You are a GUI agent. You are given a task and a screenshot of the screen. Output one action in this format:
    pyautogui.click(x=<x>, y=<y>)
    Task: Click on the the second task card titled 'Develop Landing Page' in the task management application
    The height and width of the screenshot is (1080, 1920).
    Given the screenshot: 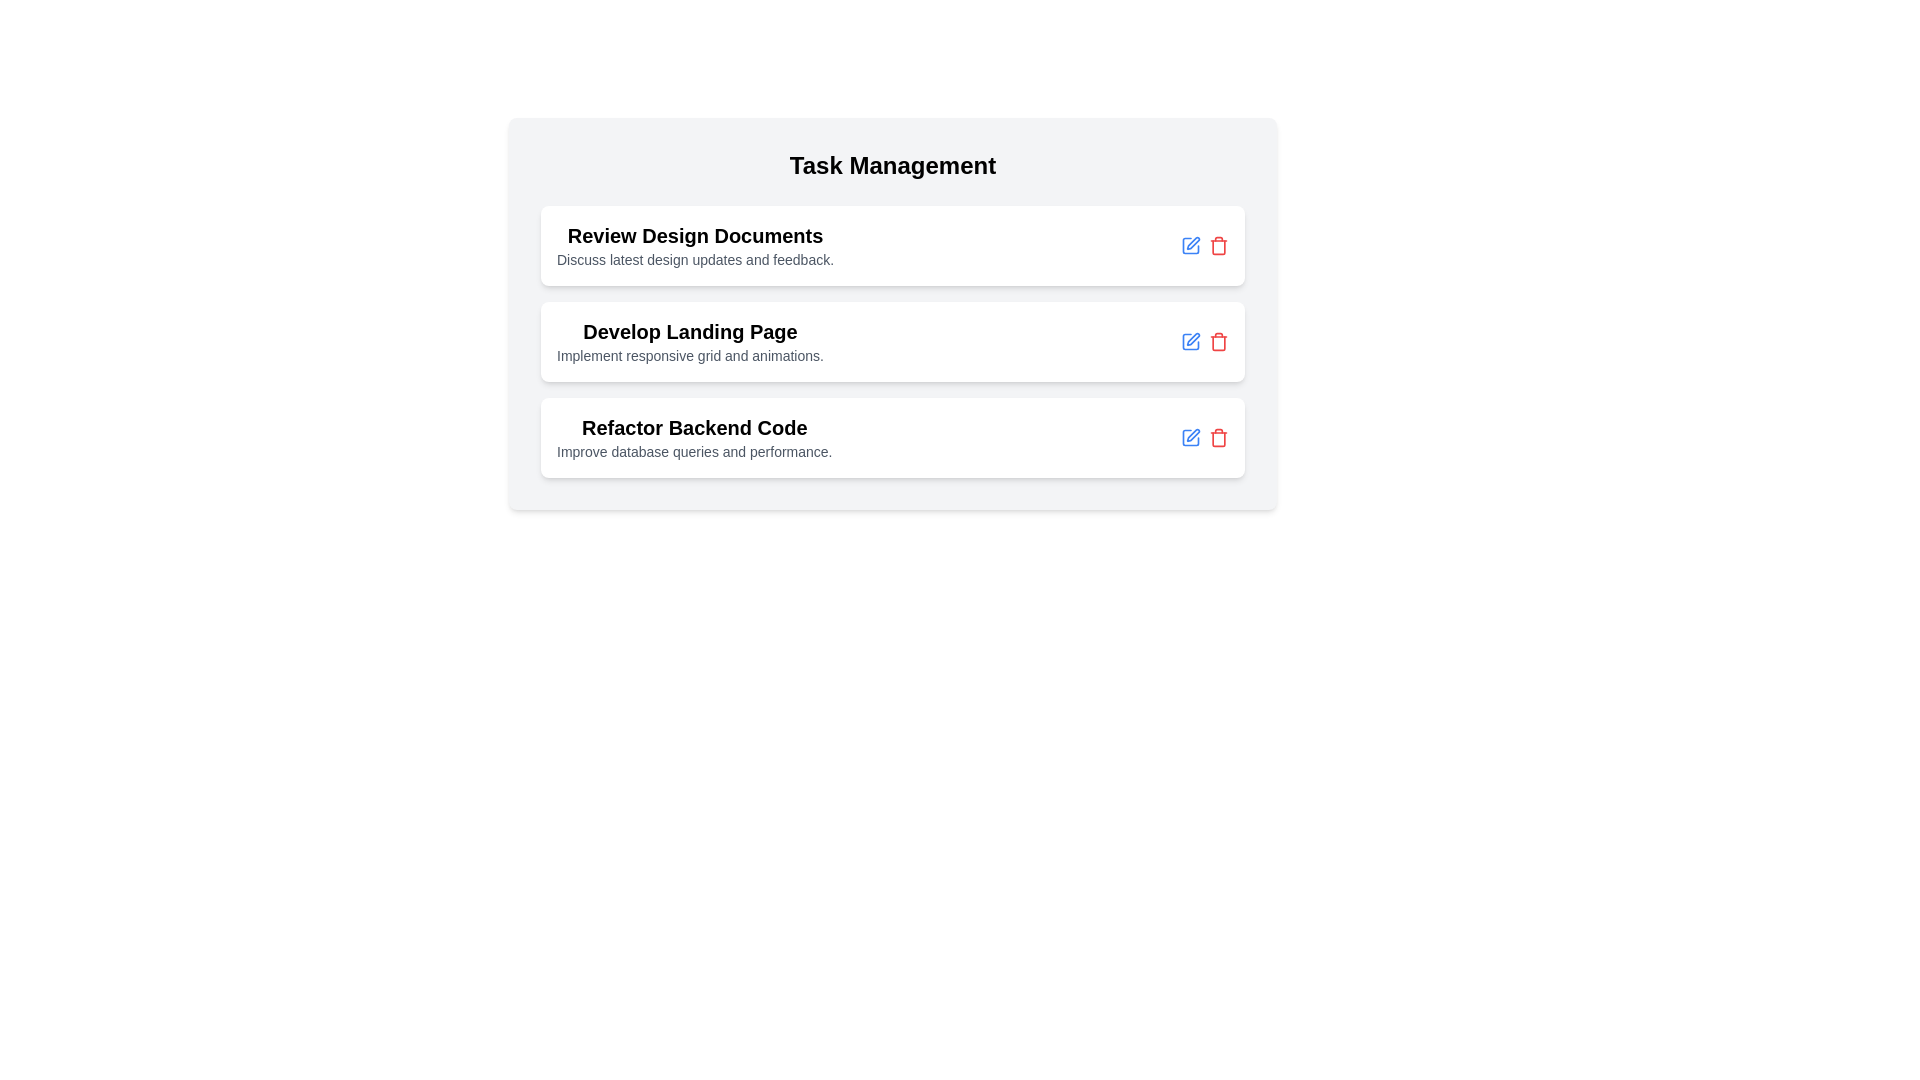 What is the action you would take?
    pyautogui.click(x=891, y=341)
    